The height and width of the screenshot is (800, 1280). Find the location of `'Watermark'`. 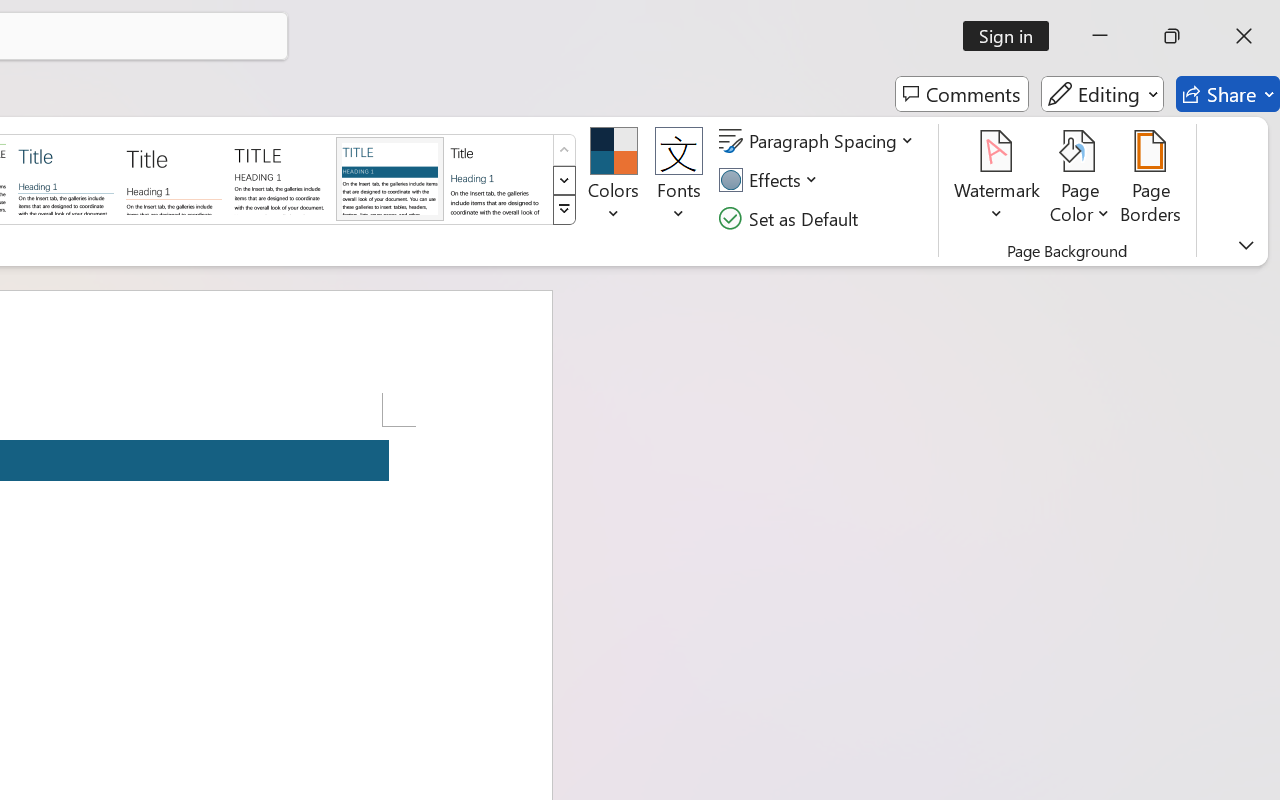

'Watermark' is located at coordinates (997, 179).